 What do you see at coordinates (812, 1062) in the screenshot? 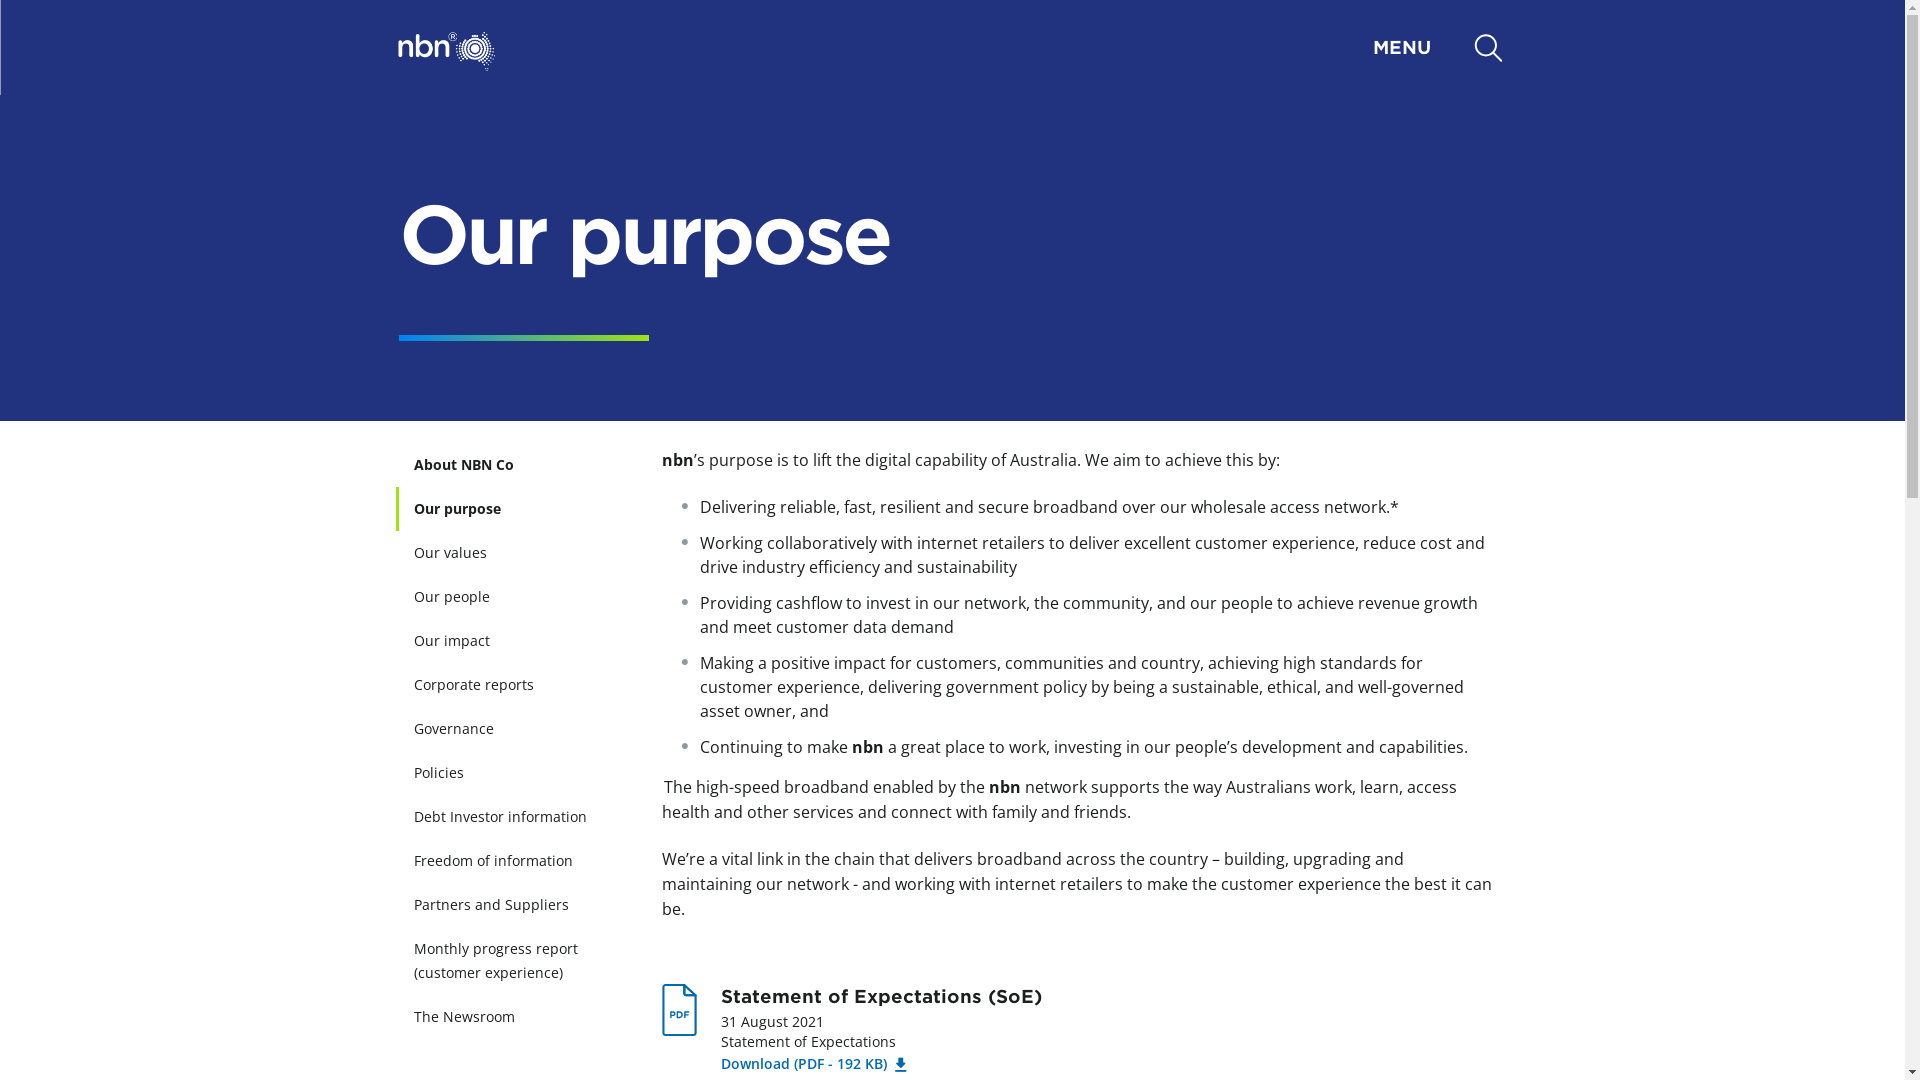
I see `'Download (PDF - 192 KB)'` at bounding box center [812, 1062].